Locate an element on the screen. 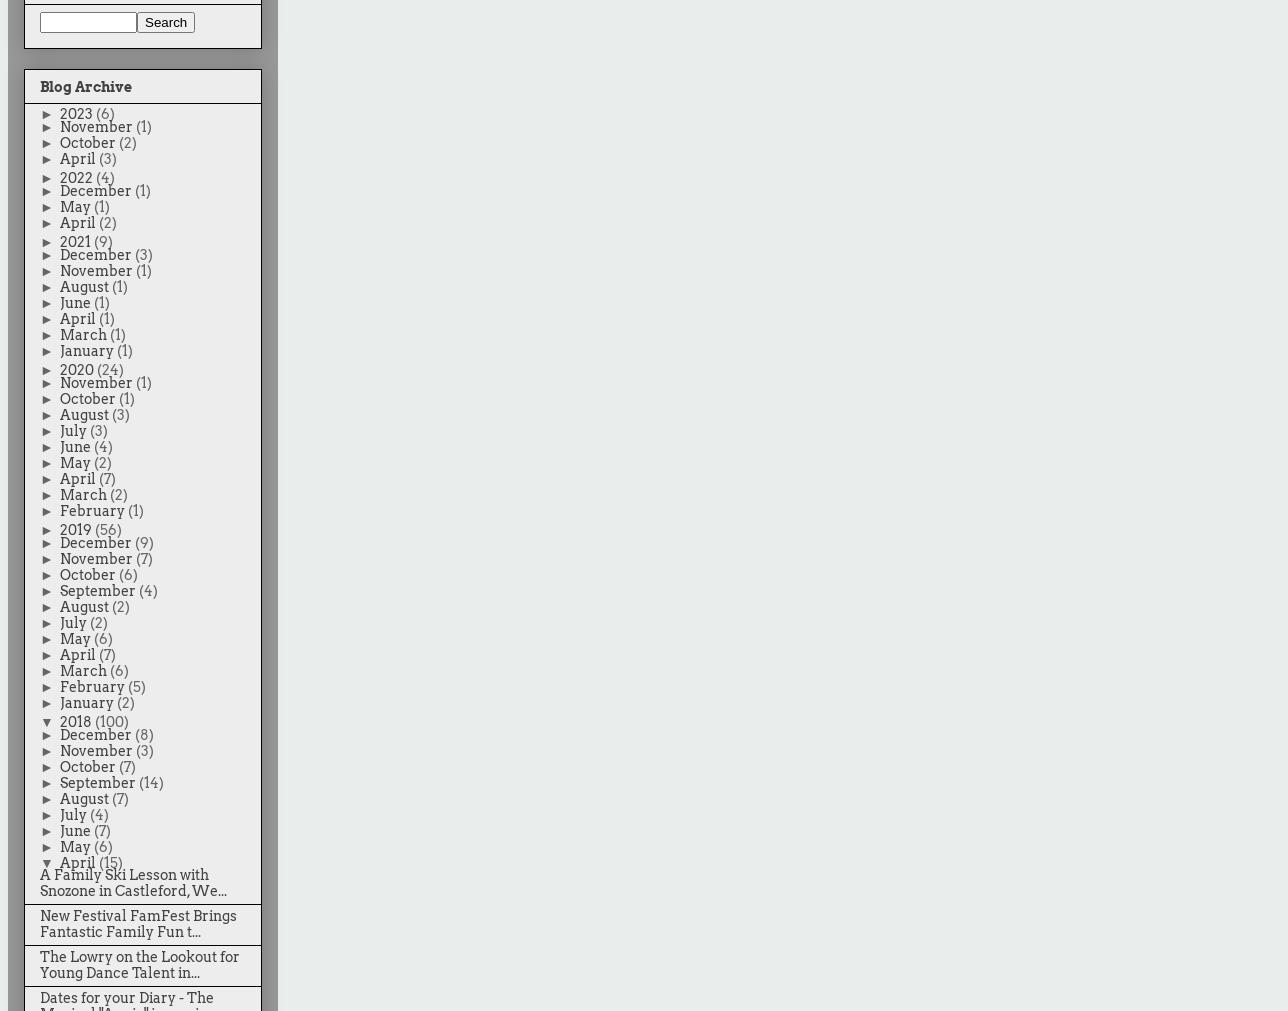 The image size is (1288, 1011). '2020' is located at coordinates (77, 369).